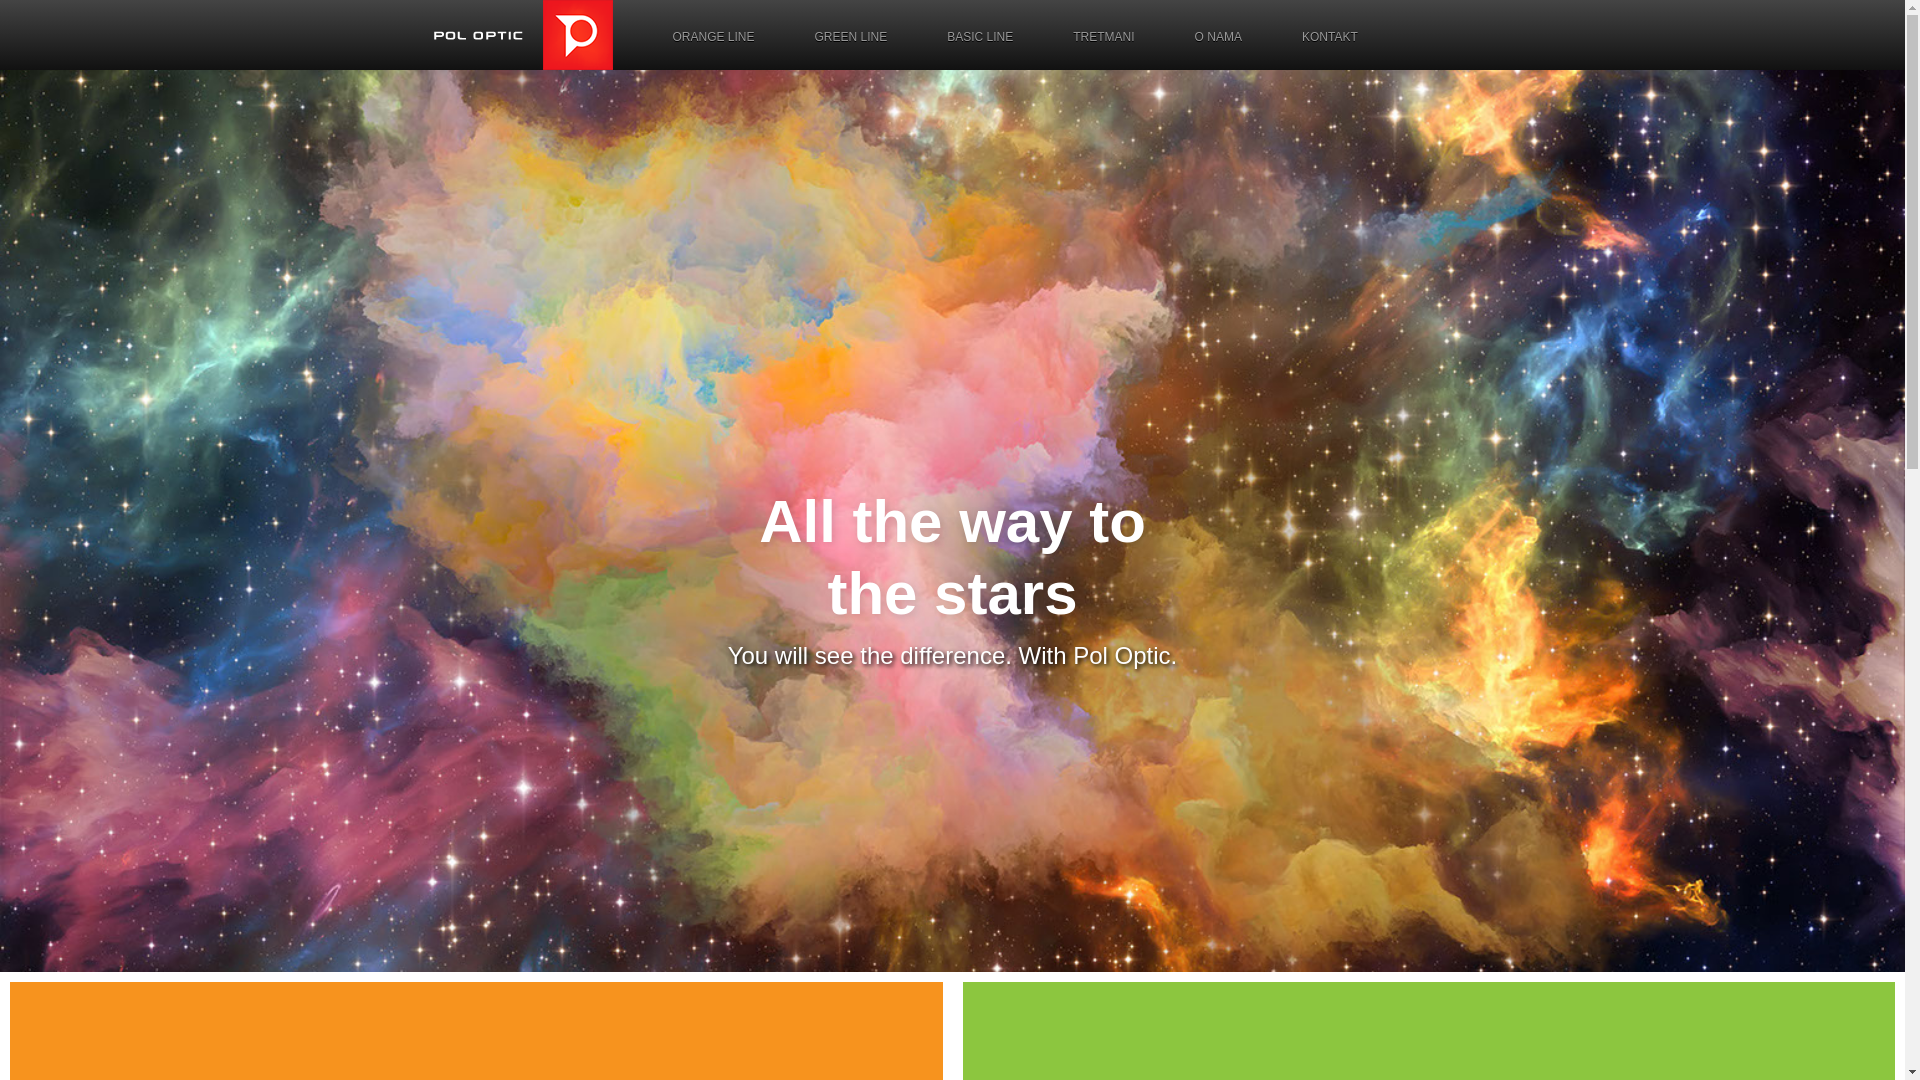 This screenshot has width=1920, height=1080. Describe the element at coordinates (1271, 37) in the screenshot. I see `'KONTAKT'` at that location.